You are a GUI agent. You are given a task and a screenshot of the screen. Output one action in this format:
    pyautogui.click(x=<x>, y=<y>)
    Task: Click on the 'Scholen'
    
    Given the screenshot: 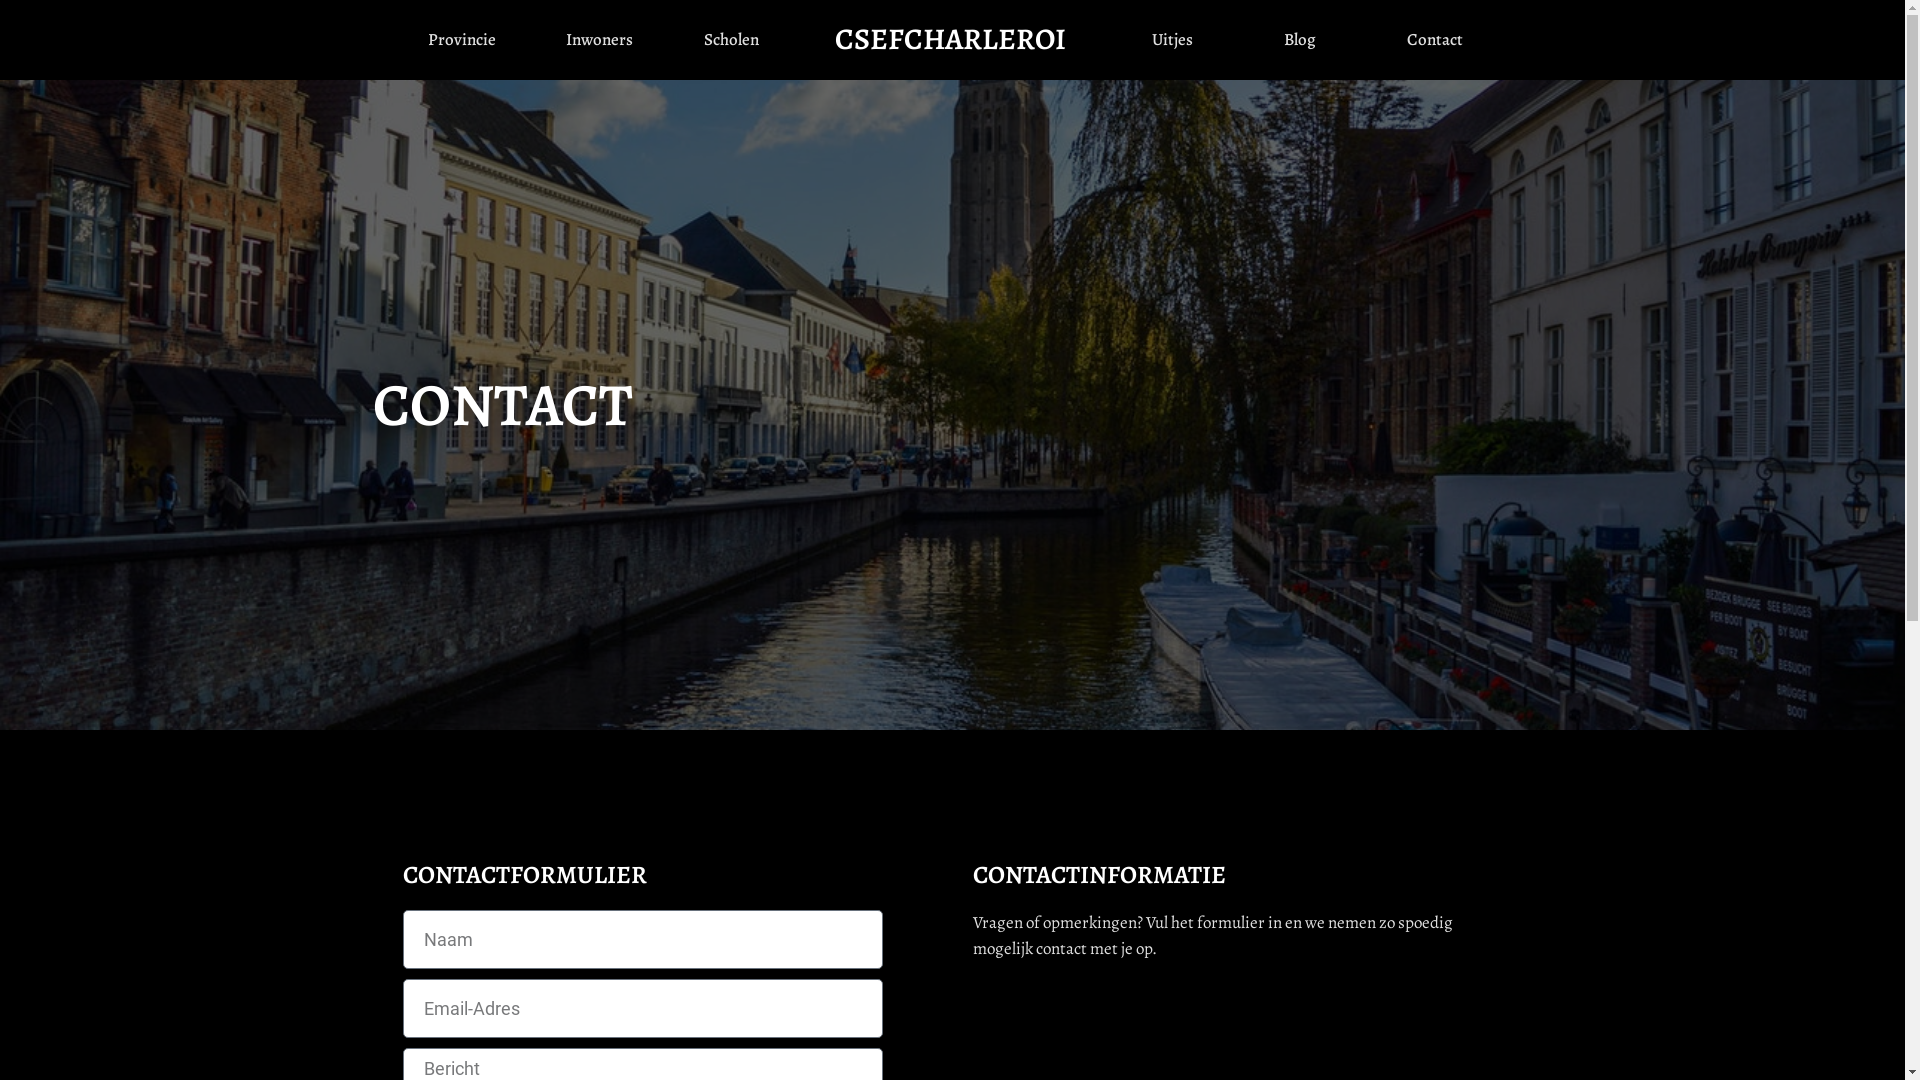 What is the action you would take?
    pyautogui.click(x=668, y=39)
    